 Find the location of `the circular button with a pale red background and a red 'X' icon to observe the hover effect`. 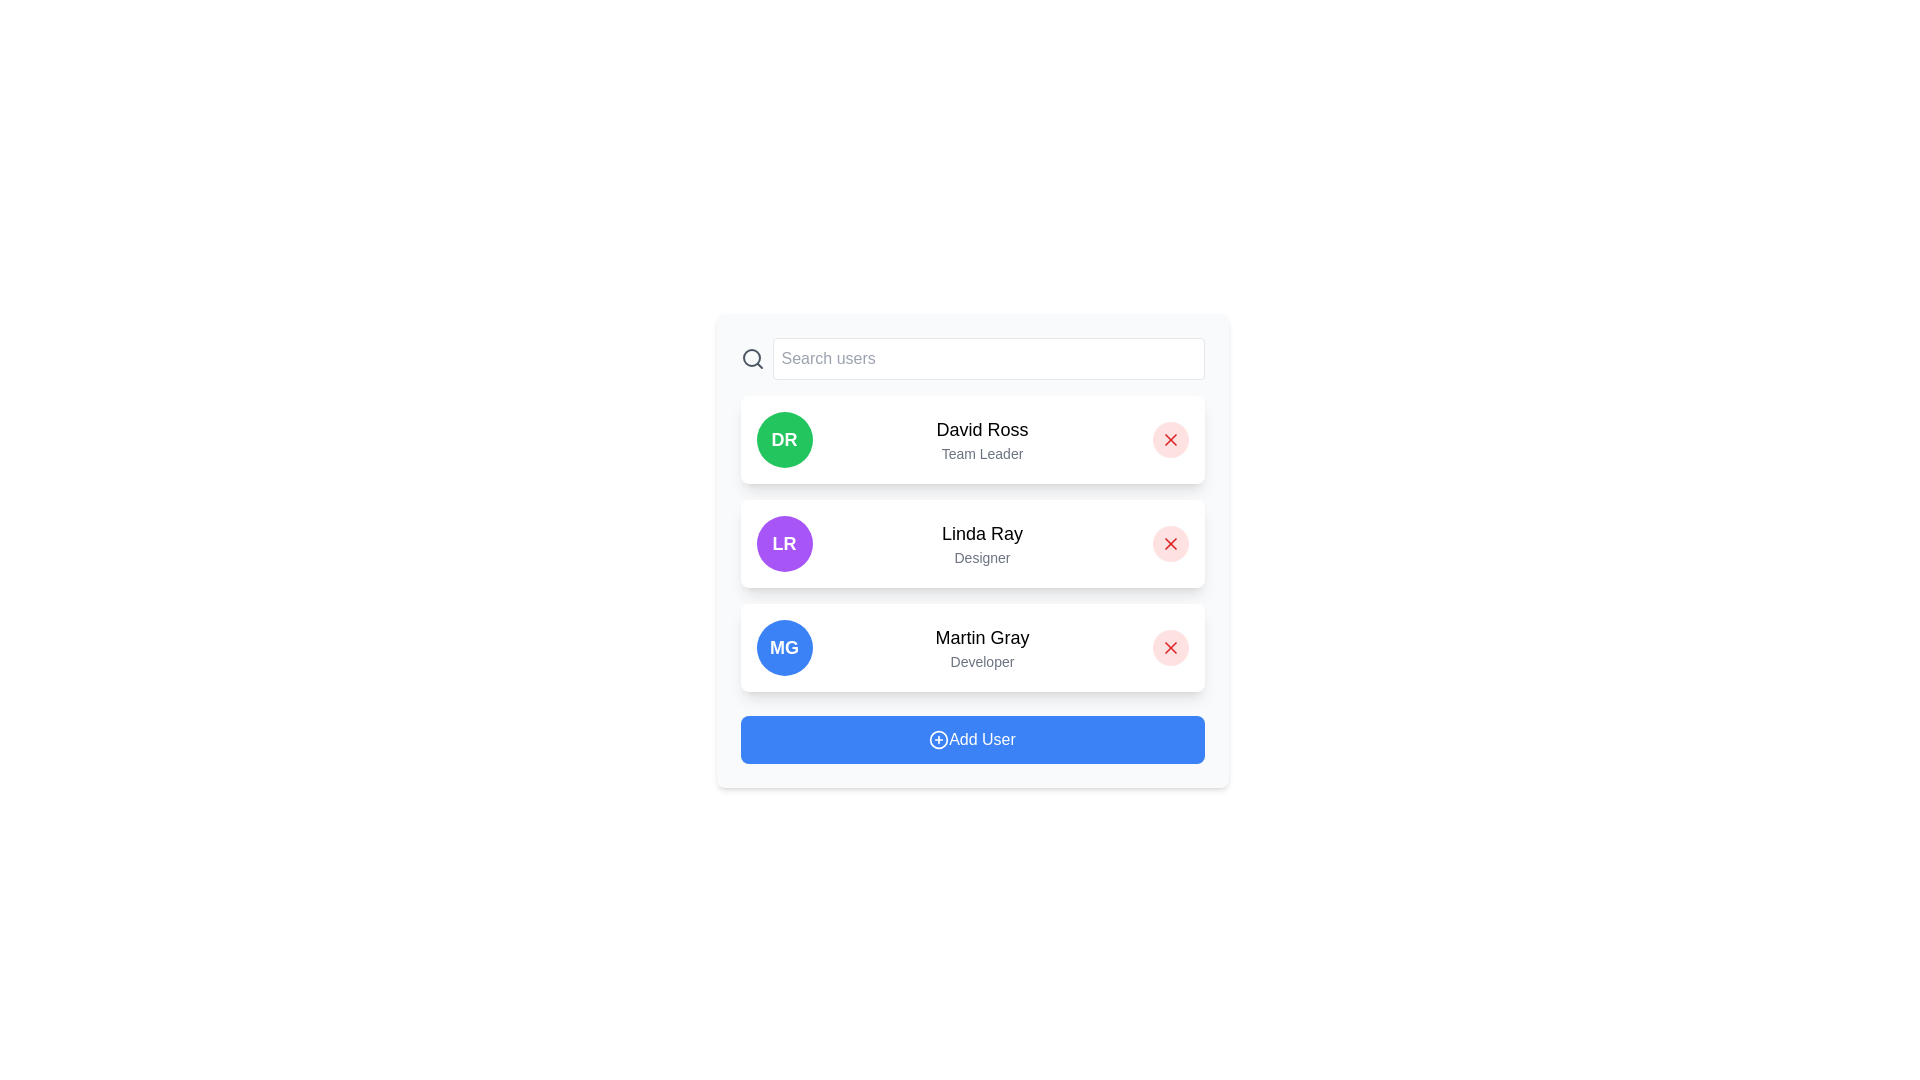

the circular button with a pale red background and a red 'X' icon to observe the hover effect is located at coordinates (1170, 438).